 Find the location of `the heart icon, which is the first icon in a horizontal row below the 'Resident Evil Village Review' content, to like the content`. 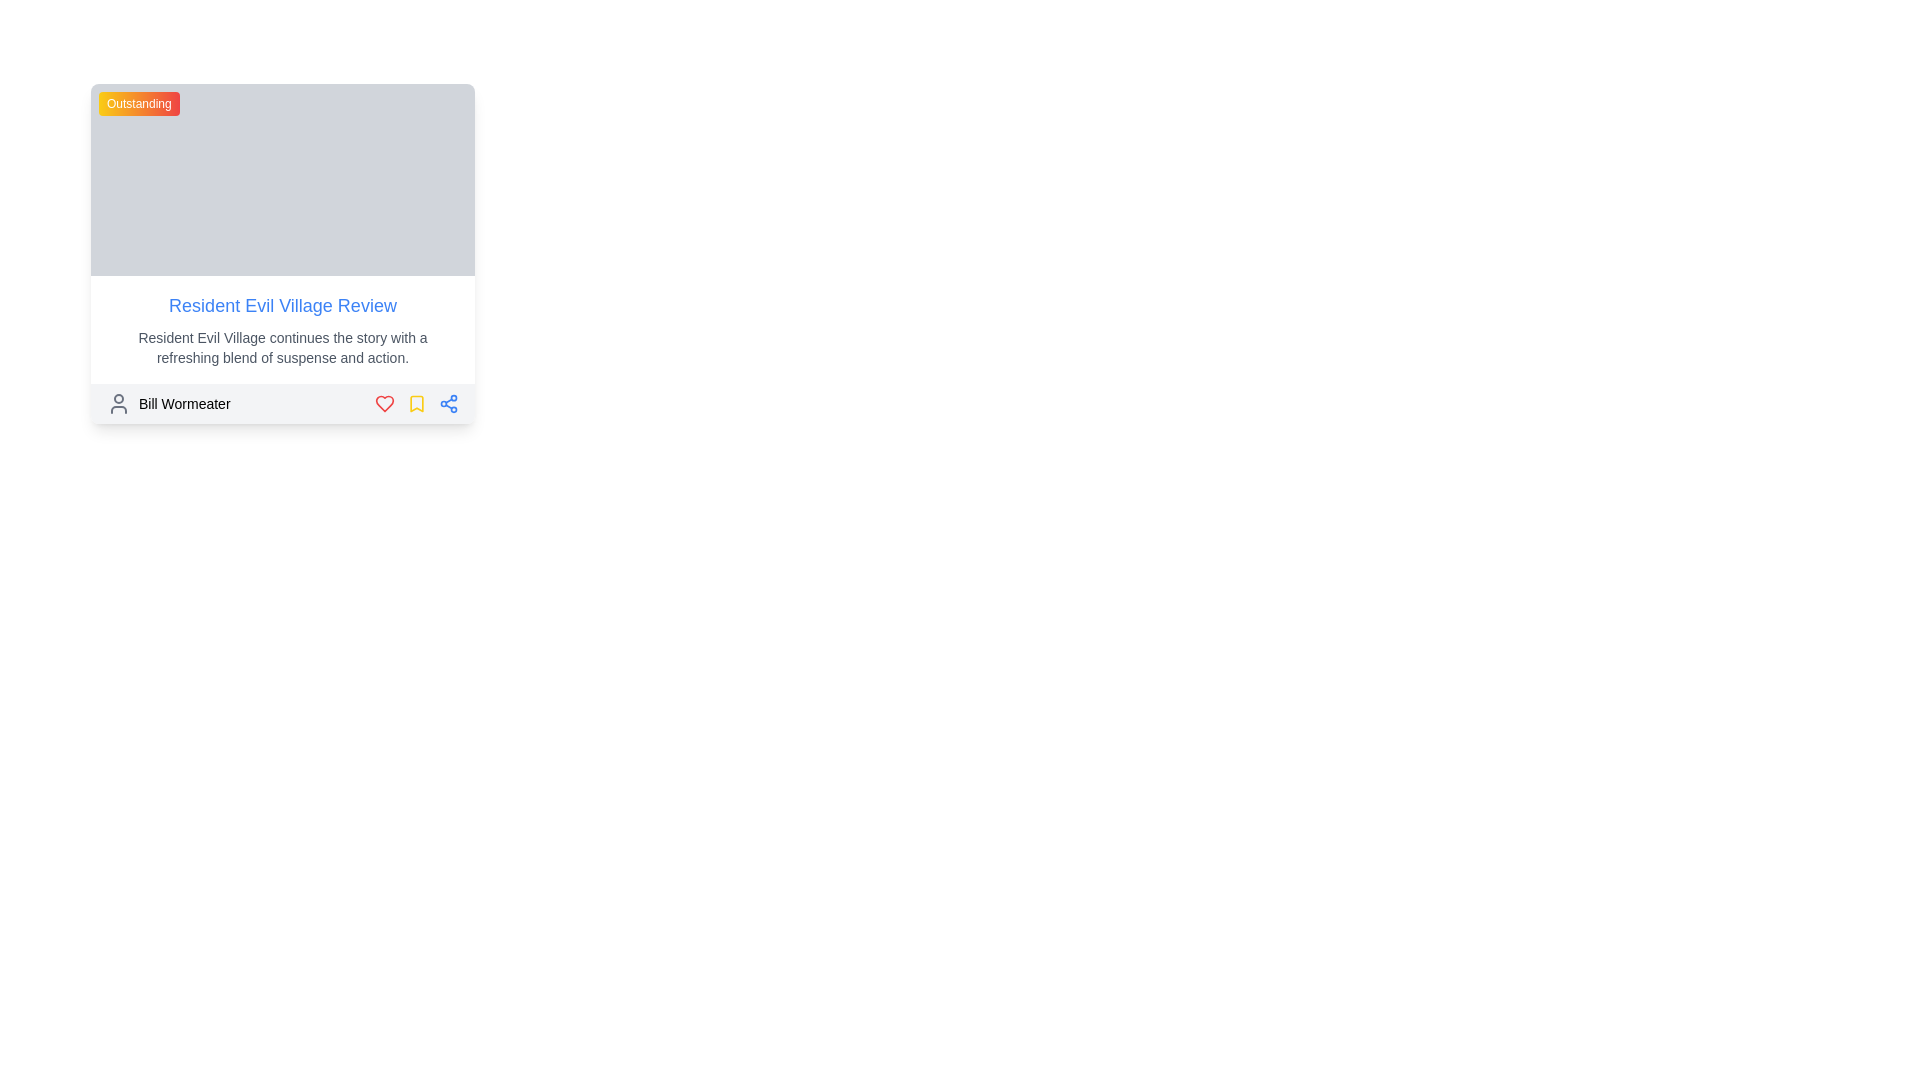

the heart icon, which is the first icon in a horizontal row below the 'Resident Evil Village Review' content, to like the content is located at coordinates (384, 404).